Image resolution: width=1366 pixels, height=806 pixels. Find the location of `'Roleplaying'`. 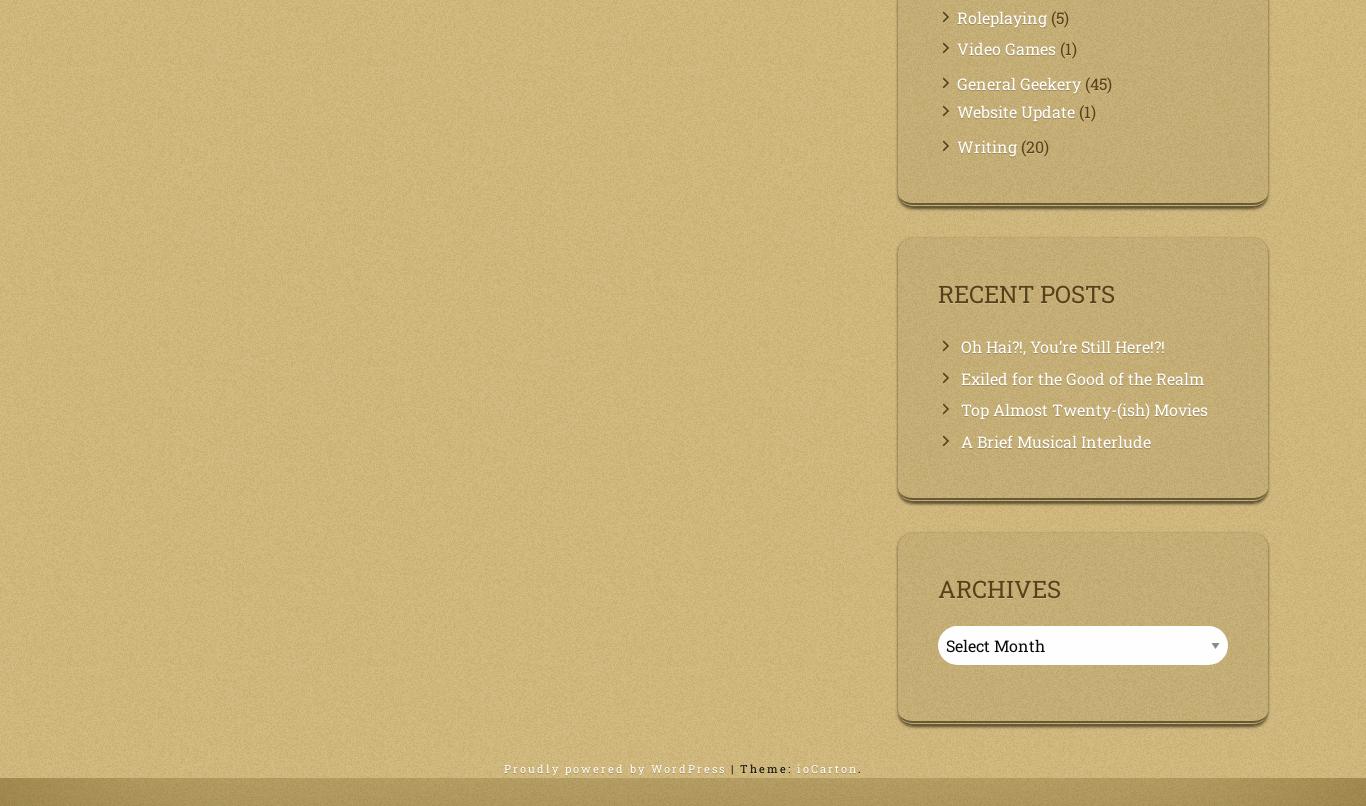

'Roleplaying' is located at coordinates (1001, 16).